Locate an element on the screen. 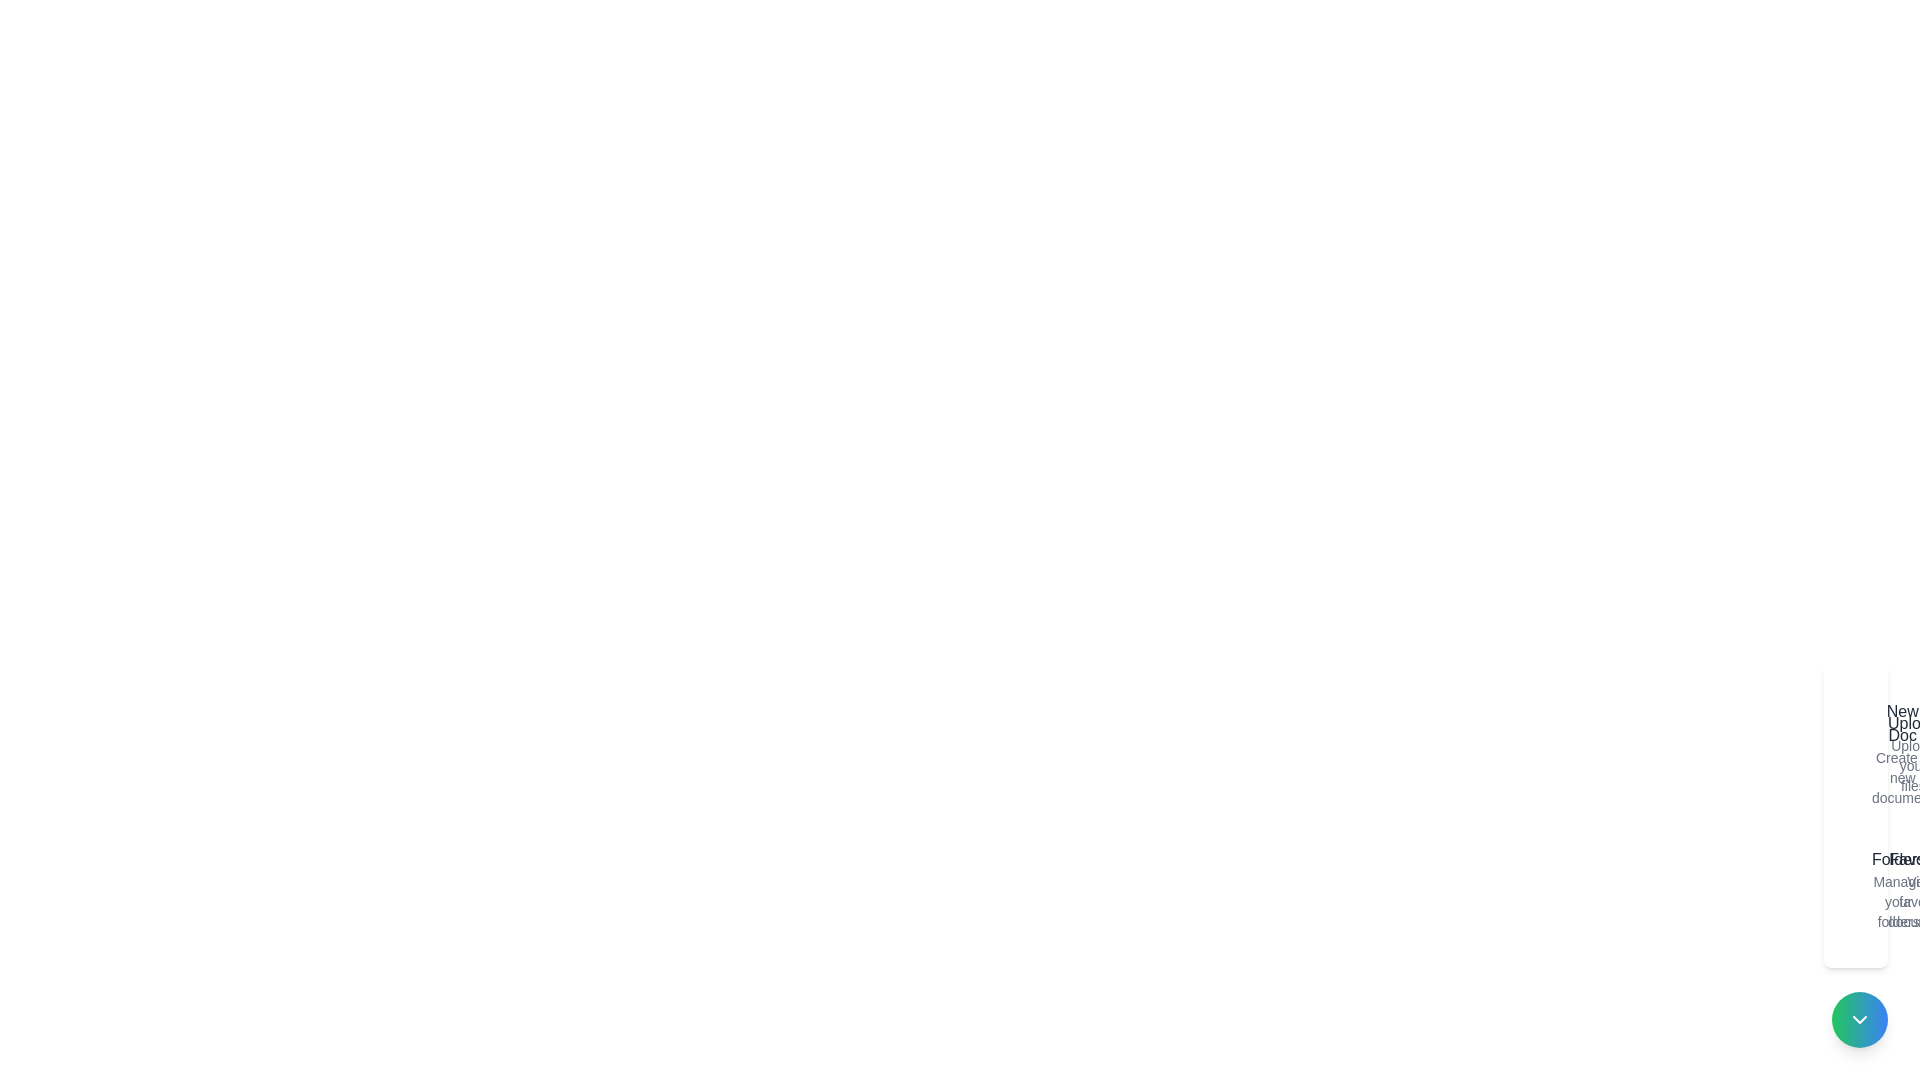 The width and height of the screenshot is (1920, 1080). the toggle button to change the visibility of the speed dial menu is located at coordinates (1859, 1019).